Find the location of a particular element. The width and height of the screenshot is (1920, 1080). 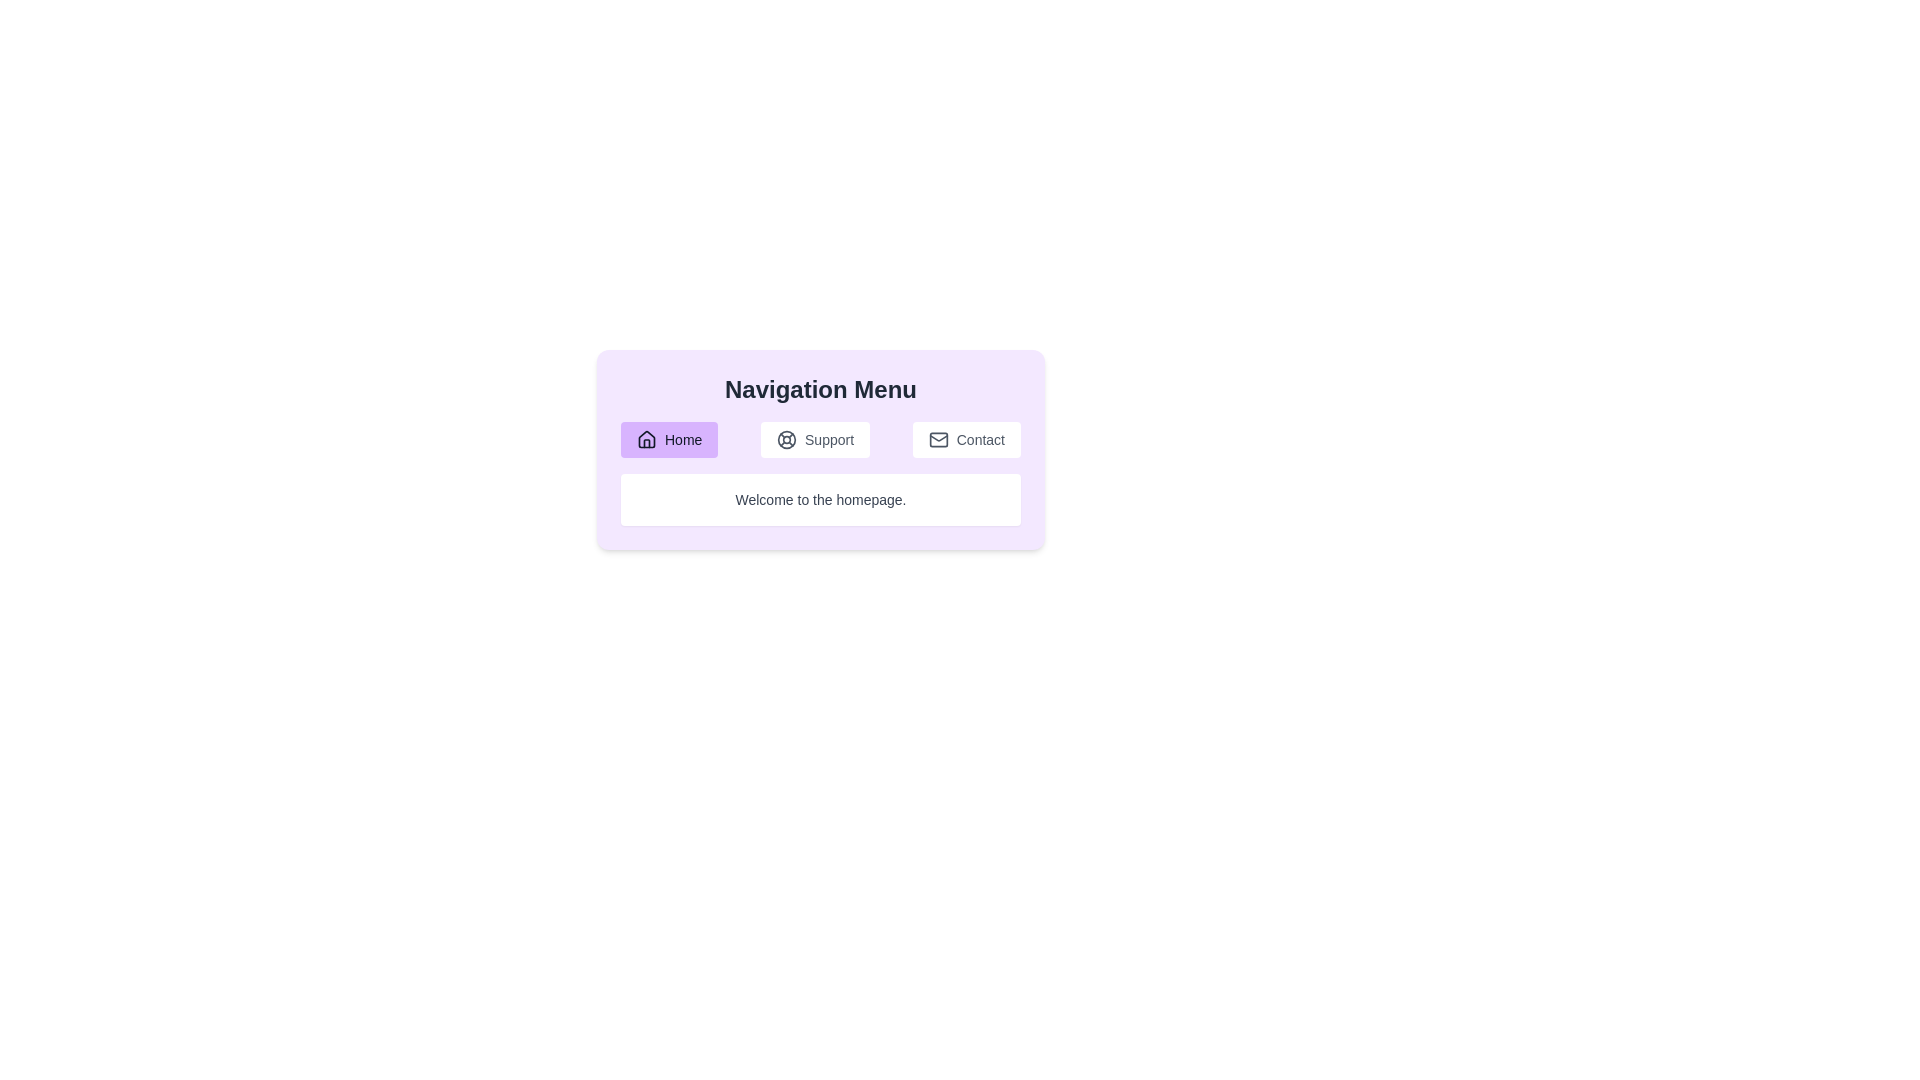

the first button in the horizontal navigation menu, which serves as a link to the homepage is located at coordinates (669, 438).